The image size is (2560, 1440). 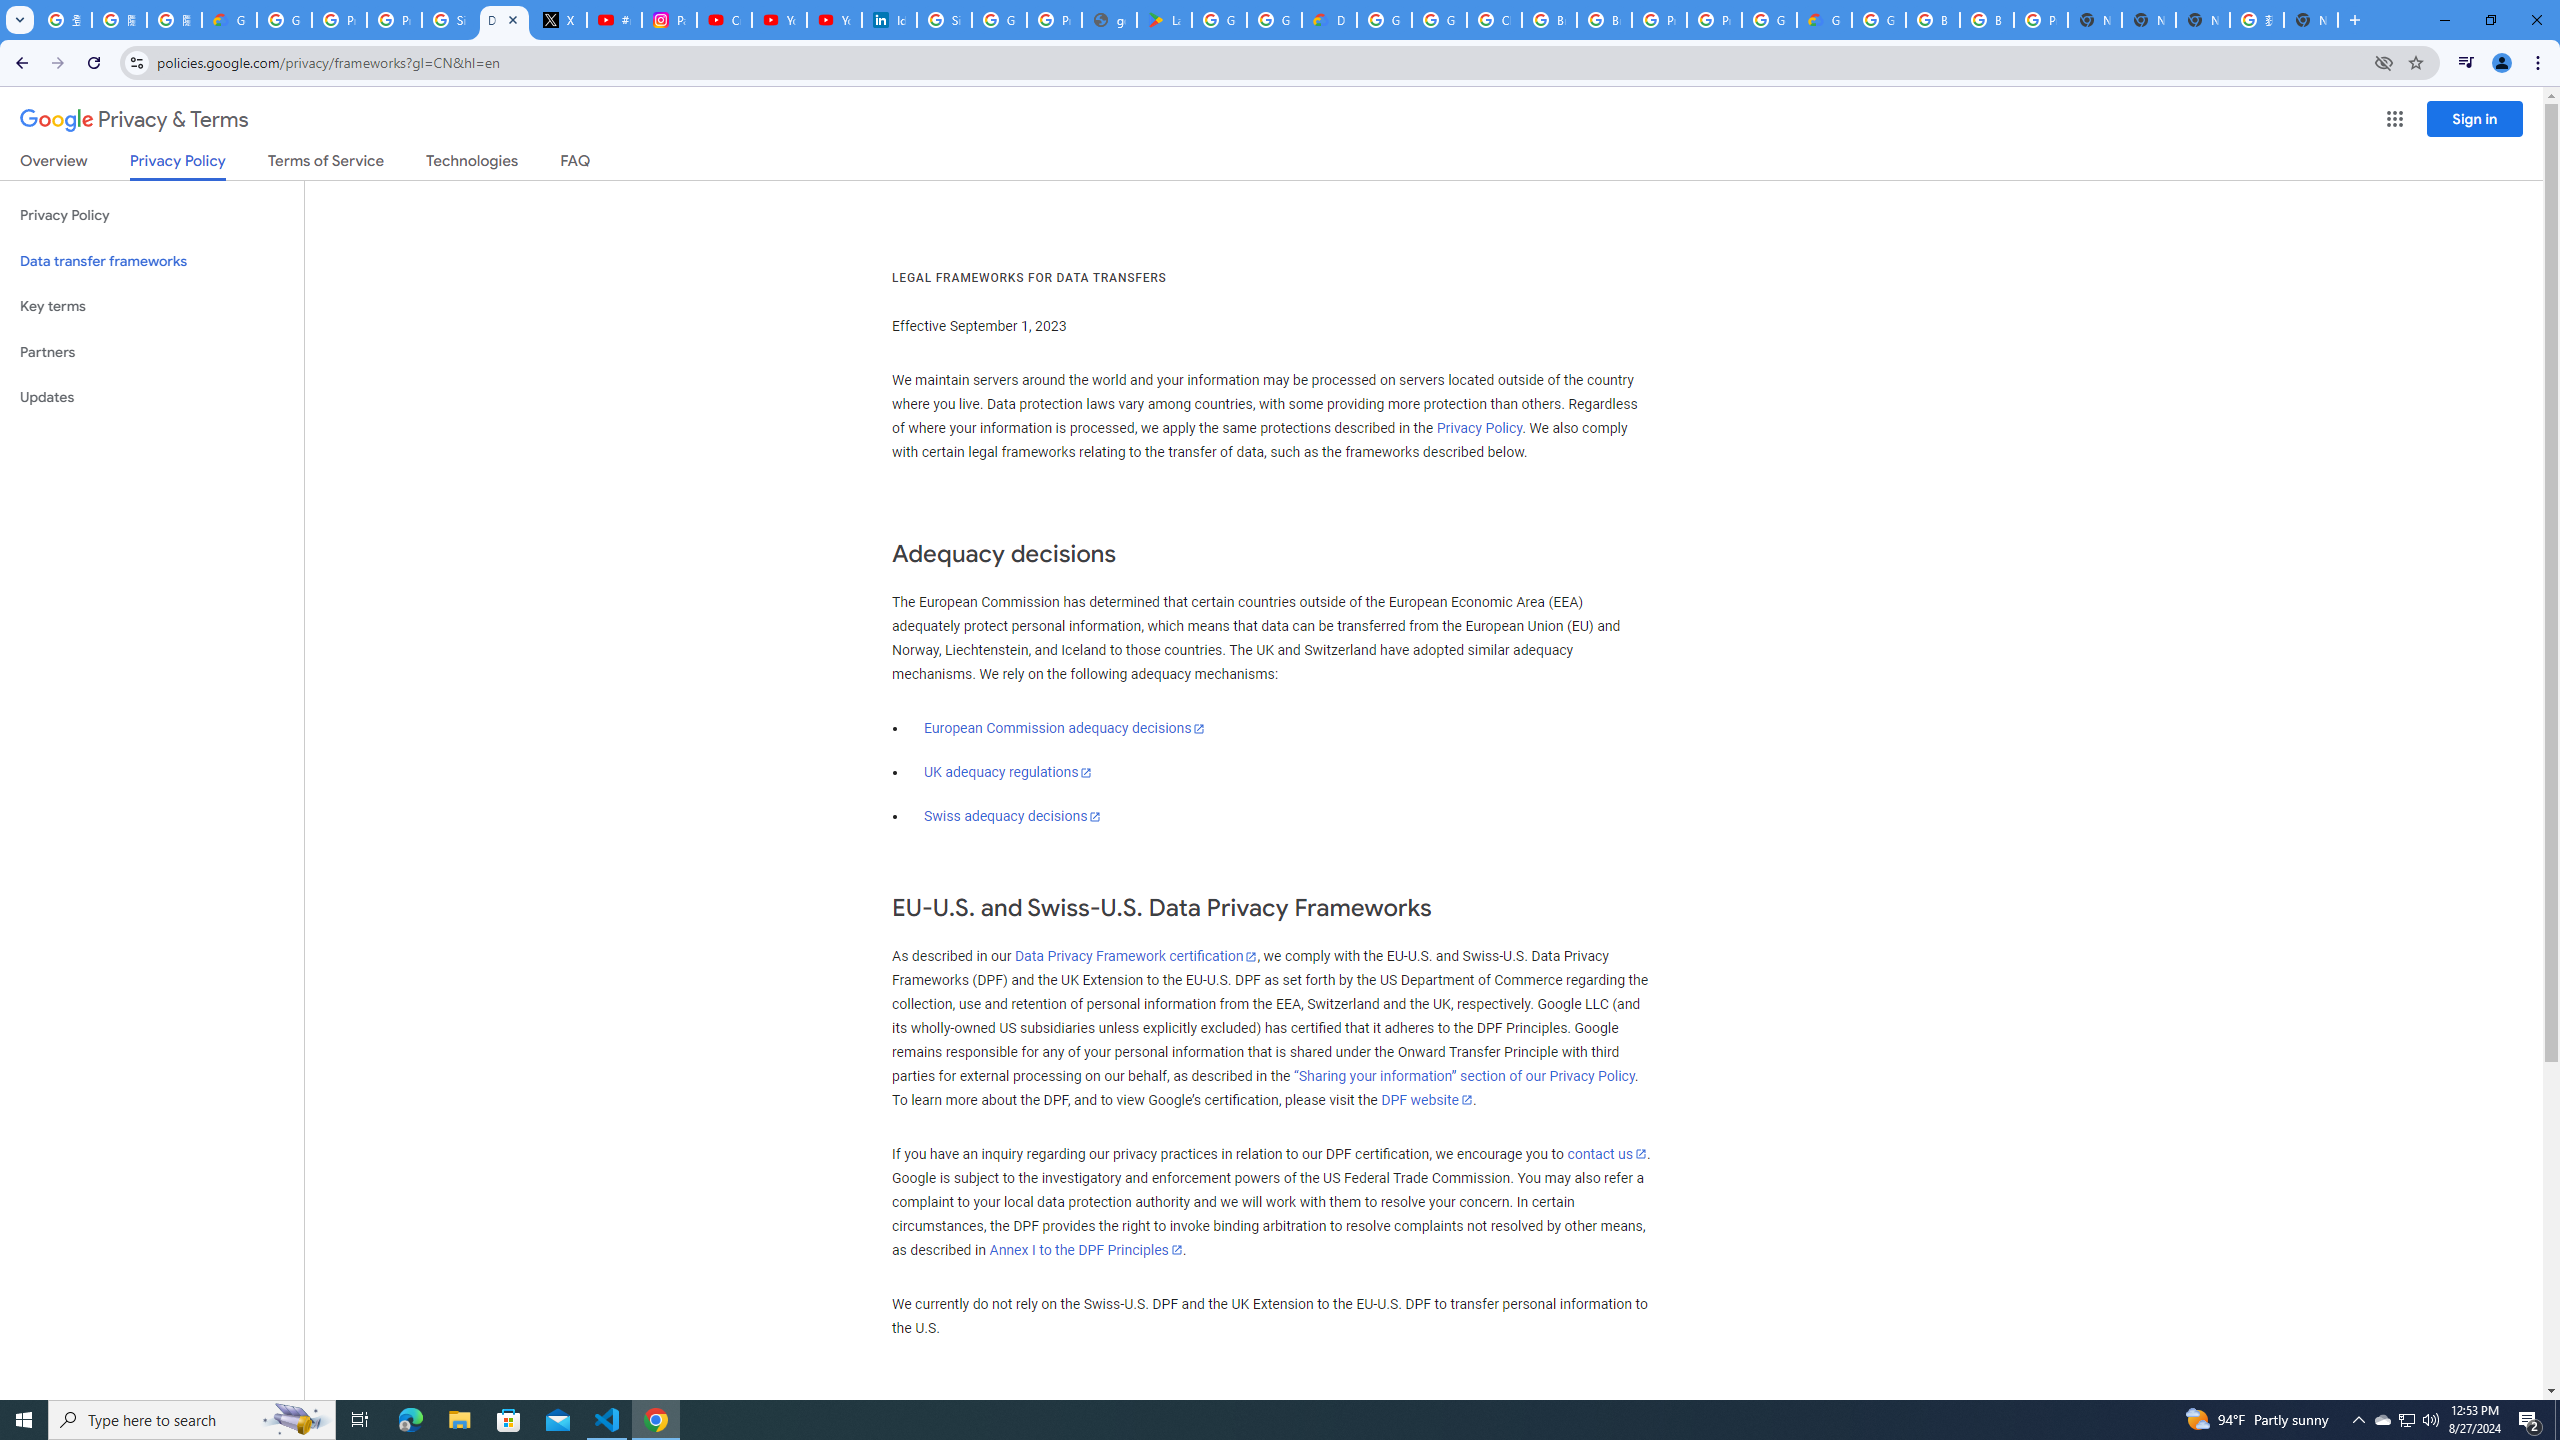 What do you see at coordinates (1134, 955) in the screenshot?
I see `'Data Privacy Framework certification'` at bounding box center [1134, 955].